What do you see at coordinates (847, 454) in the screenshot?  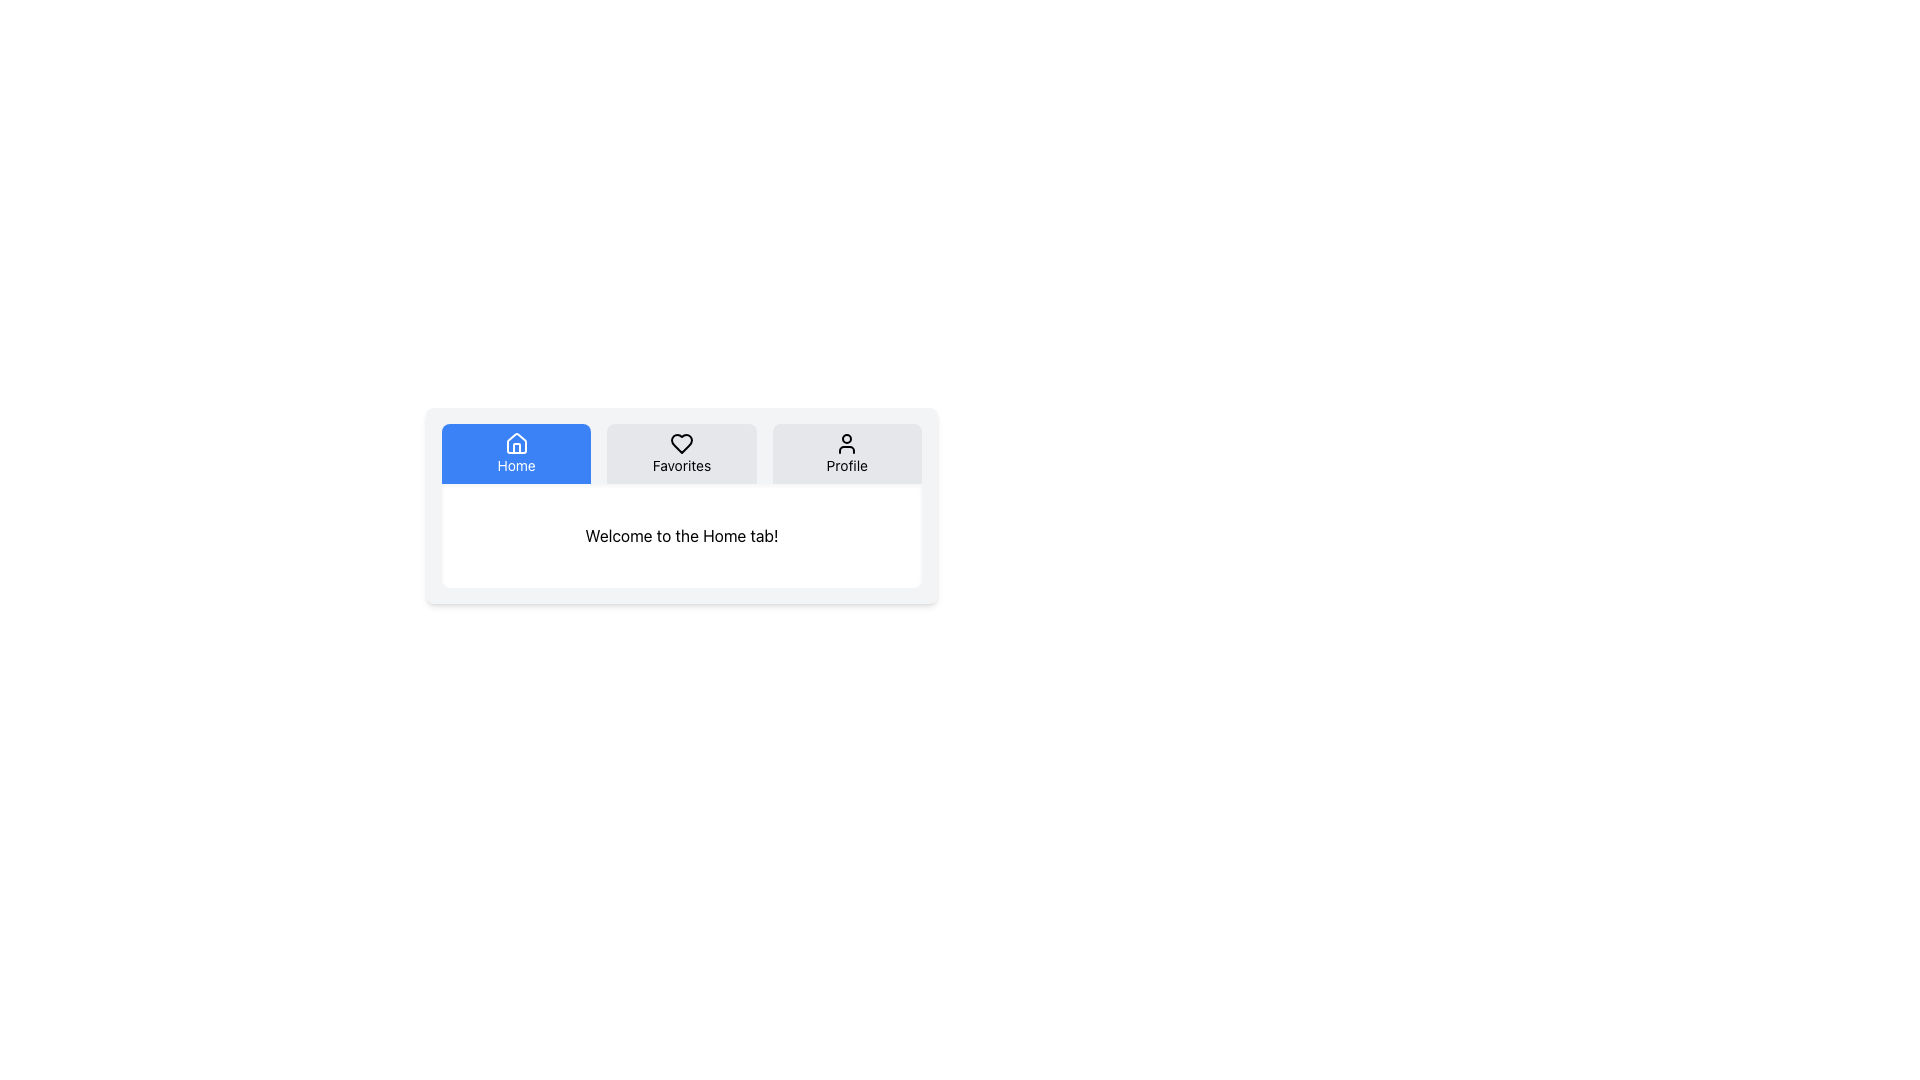 I see `the navigational button on the far right` at bounding box center [847, 454].